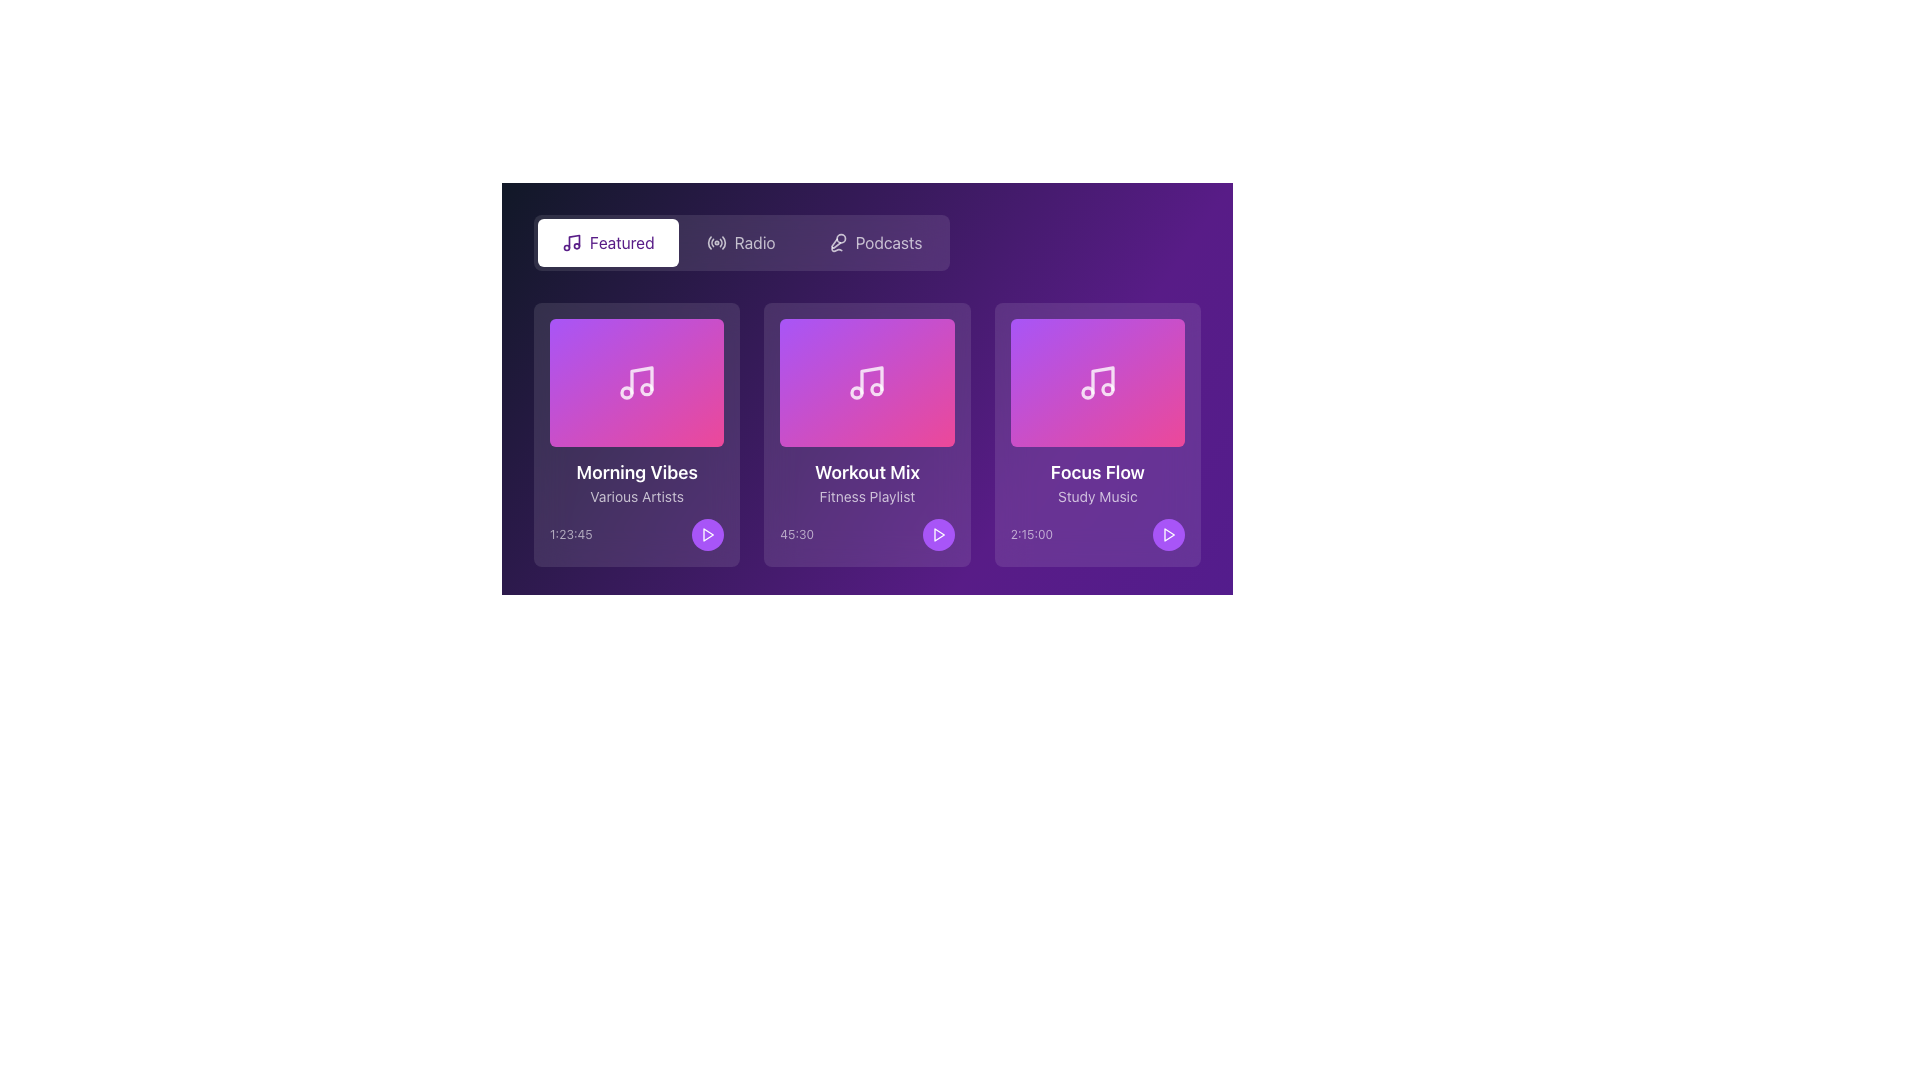 Image resolution: width=1920 pixels, height=1080 pixels. What do you see at coordinates (1096, 382) in the screenshot?
I see `the decorative background with an embedded icon of musical notes, located in the 'Focus Flow' card, which is the third card from the left` at bounding box center [1096, 382].